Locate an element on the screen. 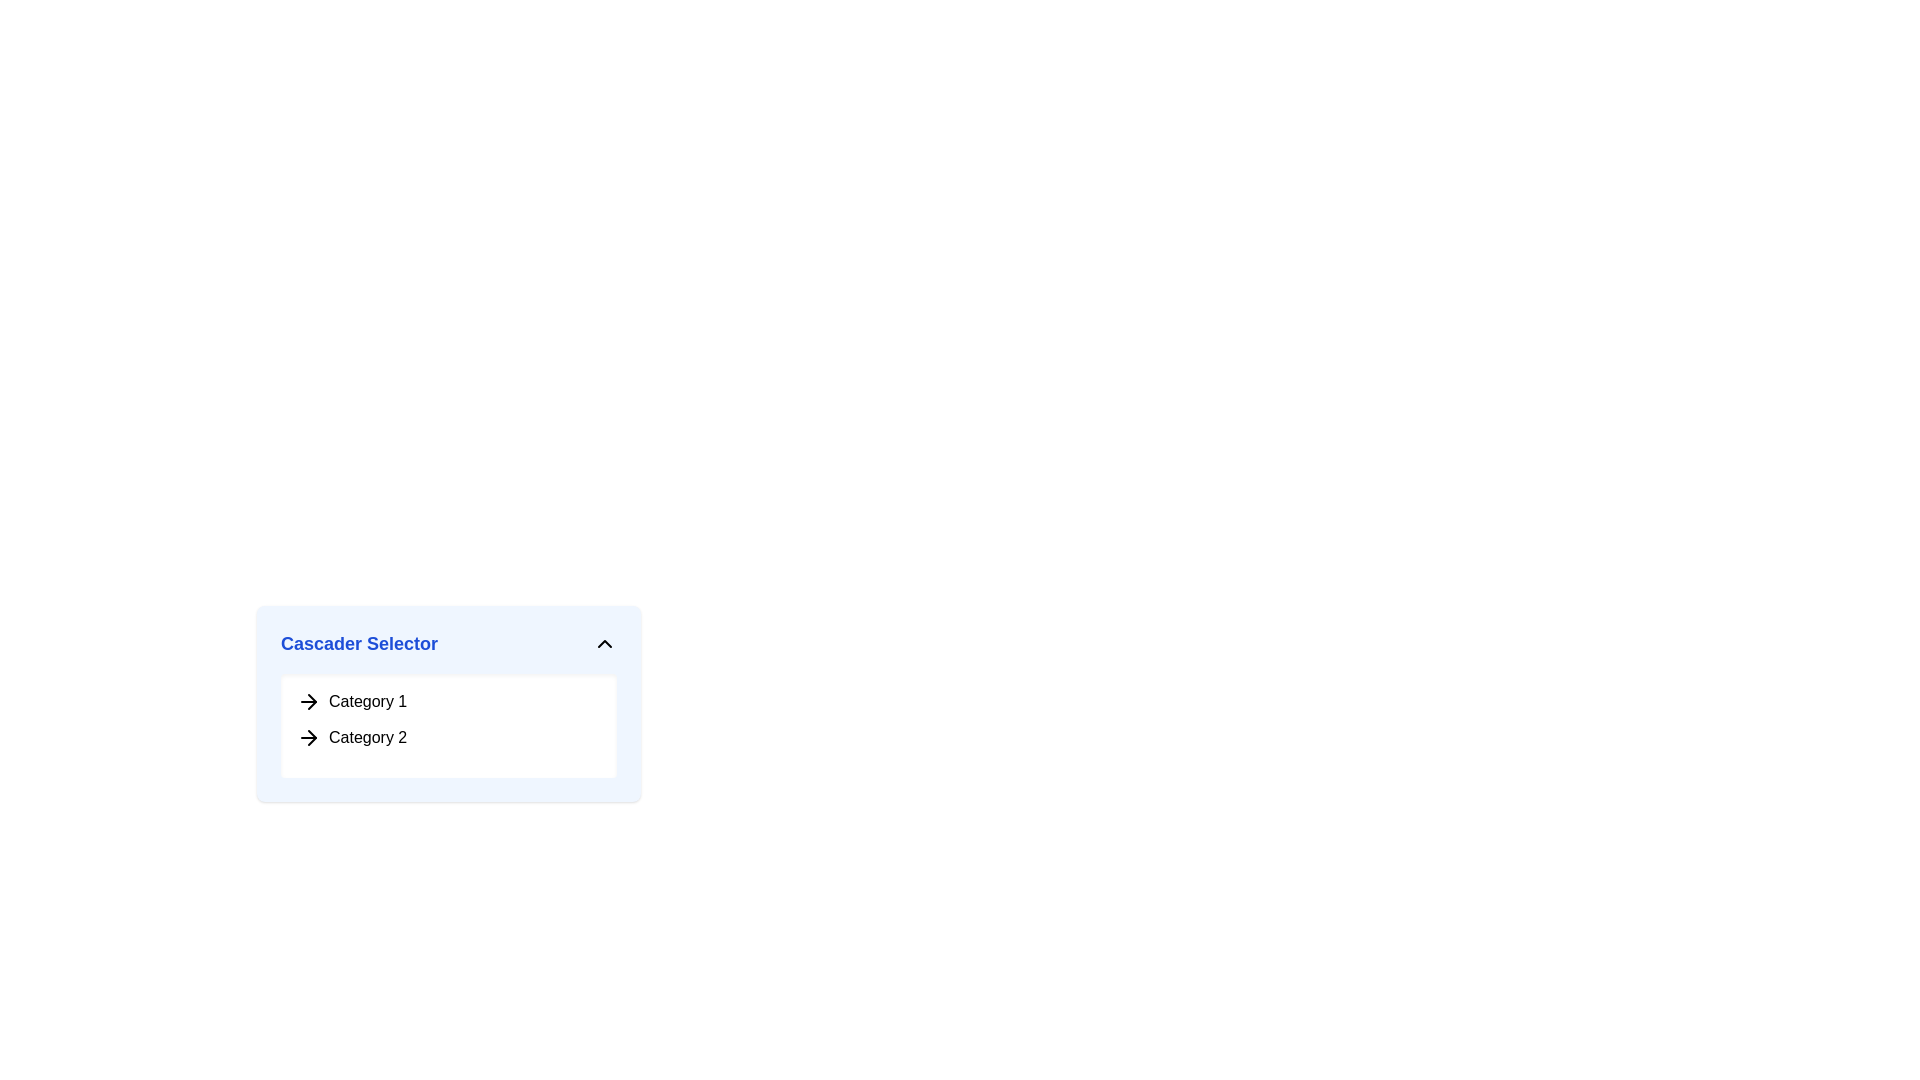  the icon indicating selectable navigation for 'Category 1', located on the far left of the item, preceding the text 'Category 1' is located at coordinates (307, 701).